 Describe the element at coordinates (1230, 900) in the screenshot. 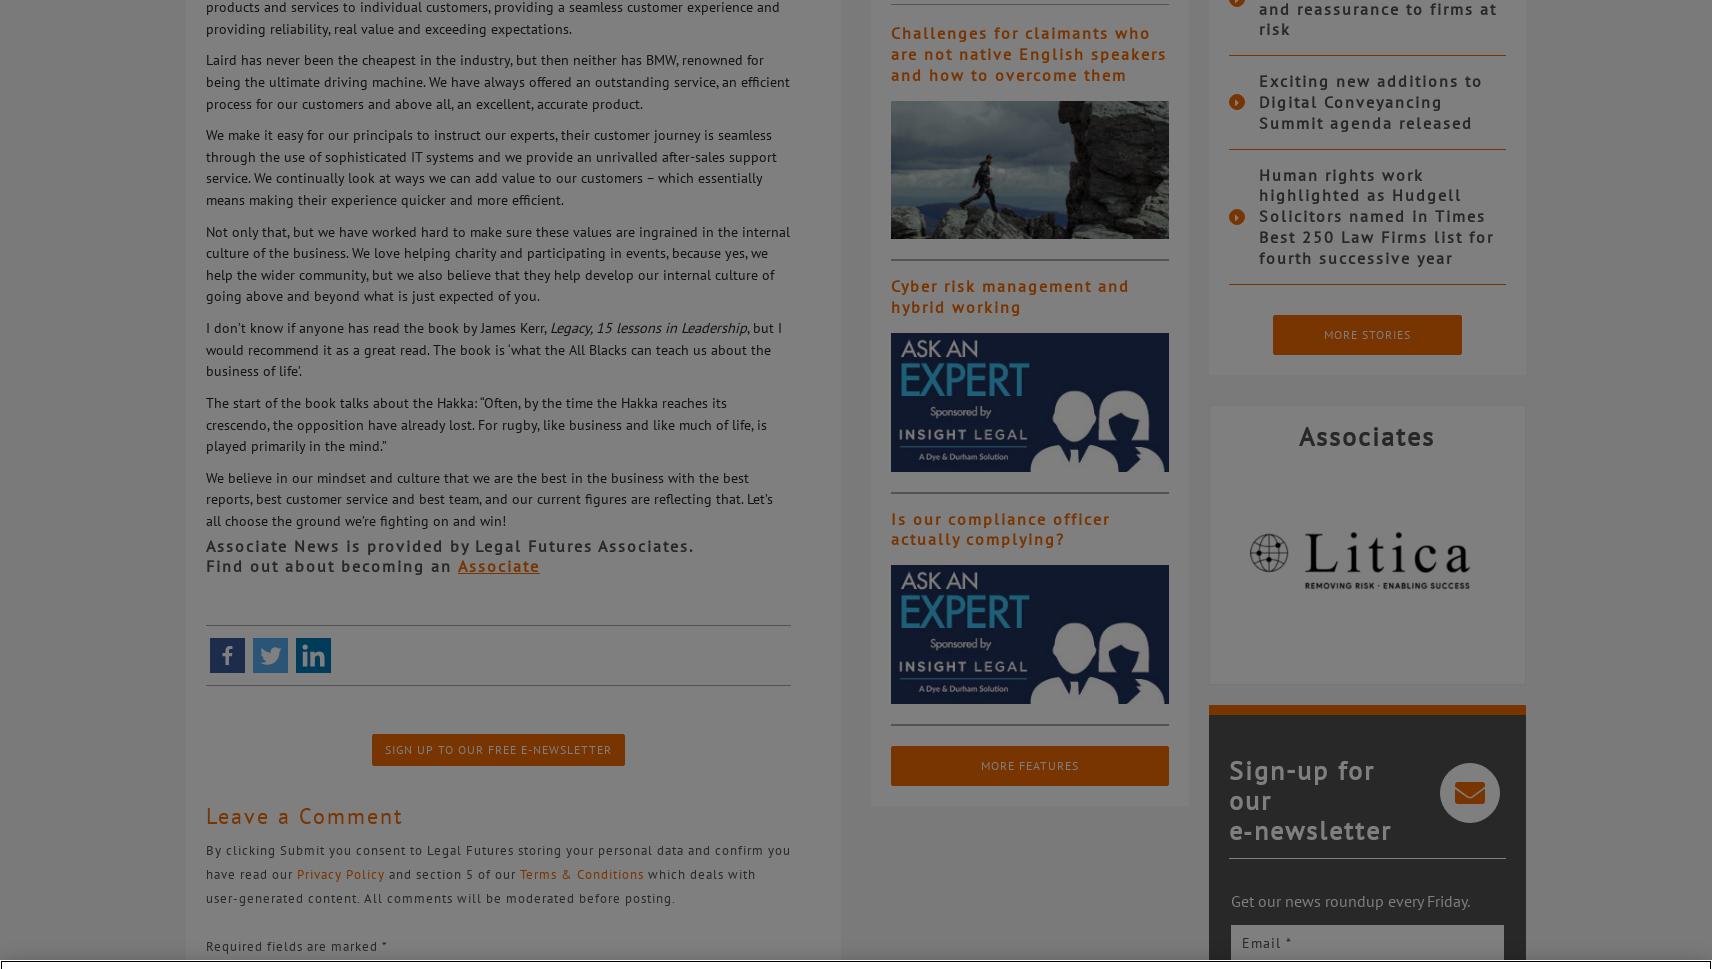

I see `'Get our news roundup every Friday.'` at that location.